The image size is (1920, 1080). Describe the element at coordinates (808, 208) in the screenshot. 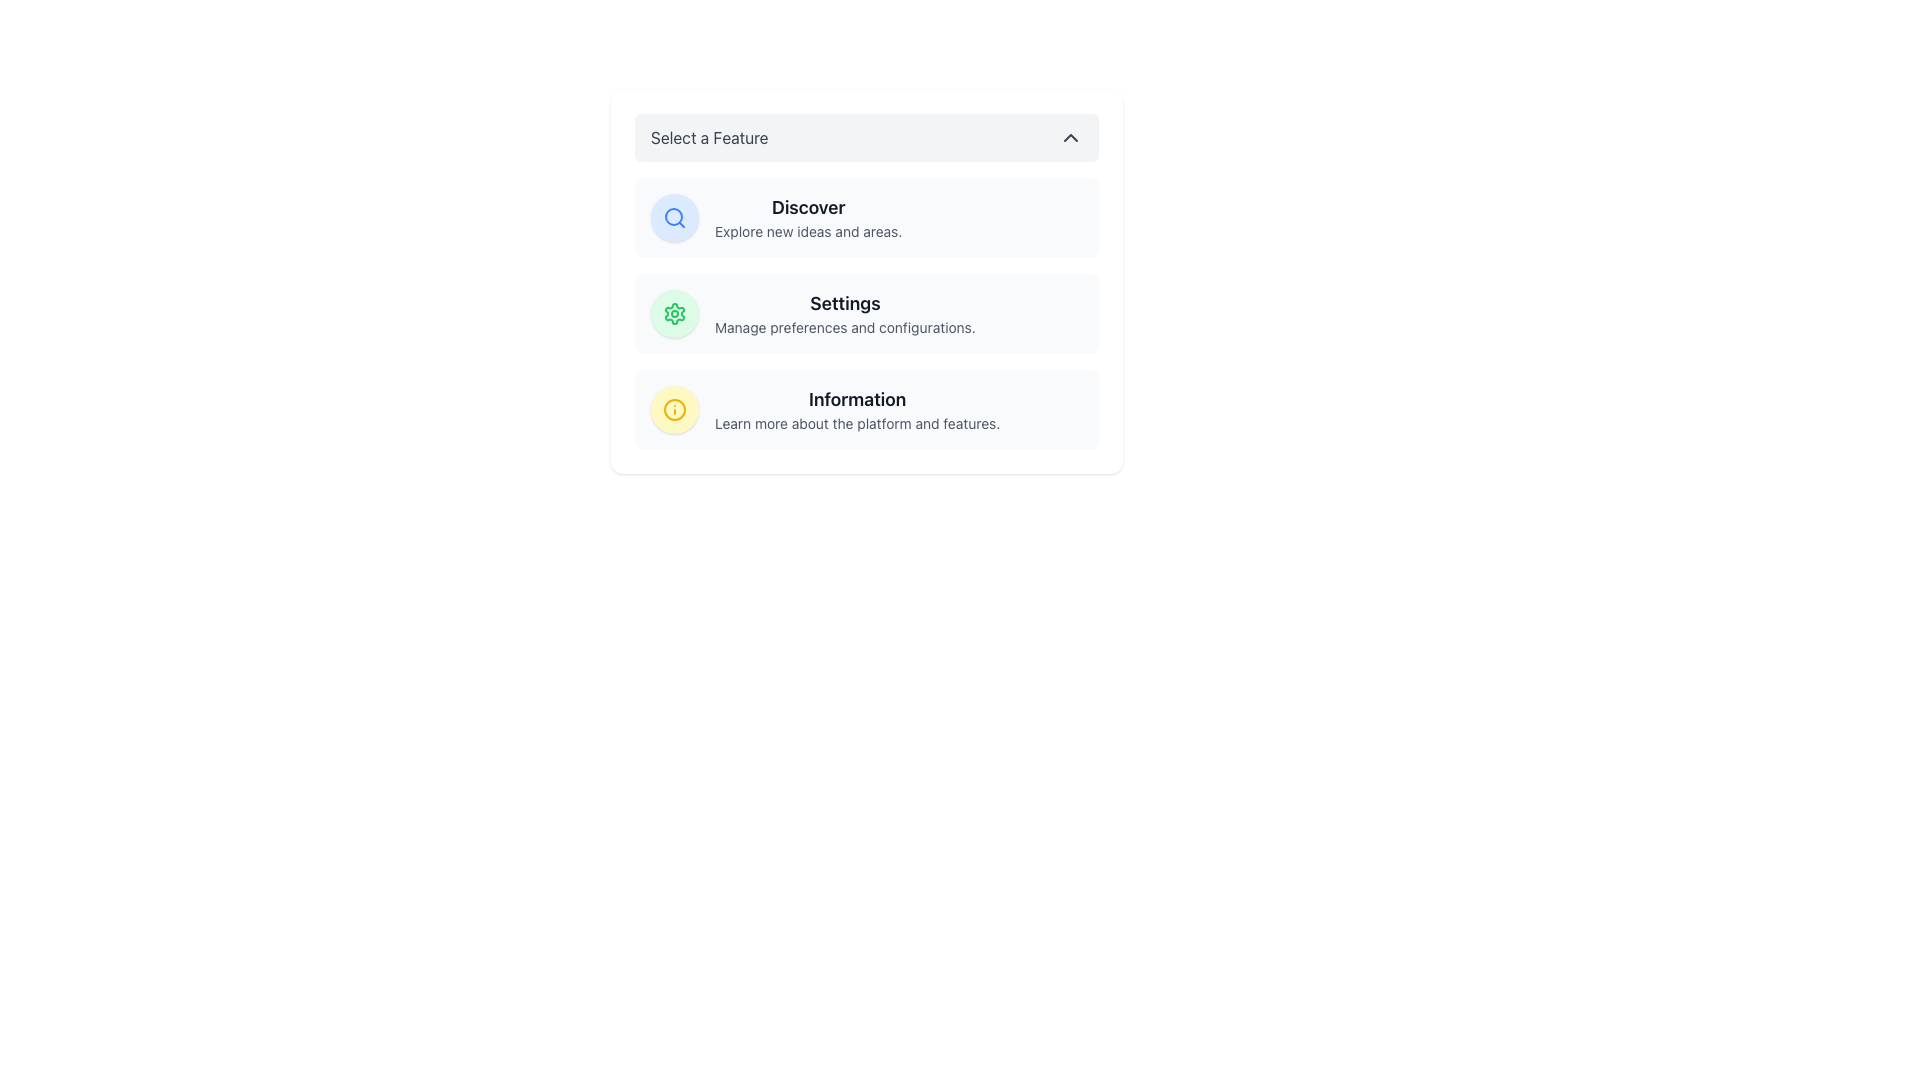

I see `the prominent text label 'Discover'` at that location.